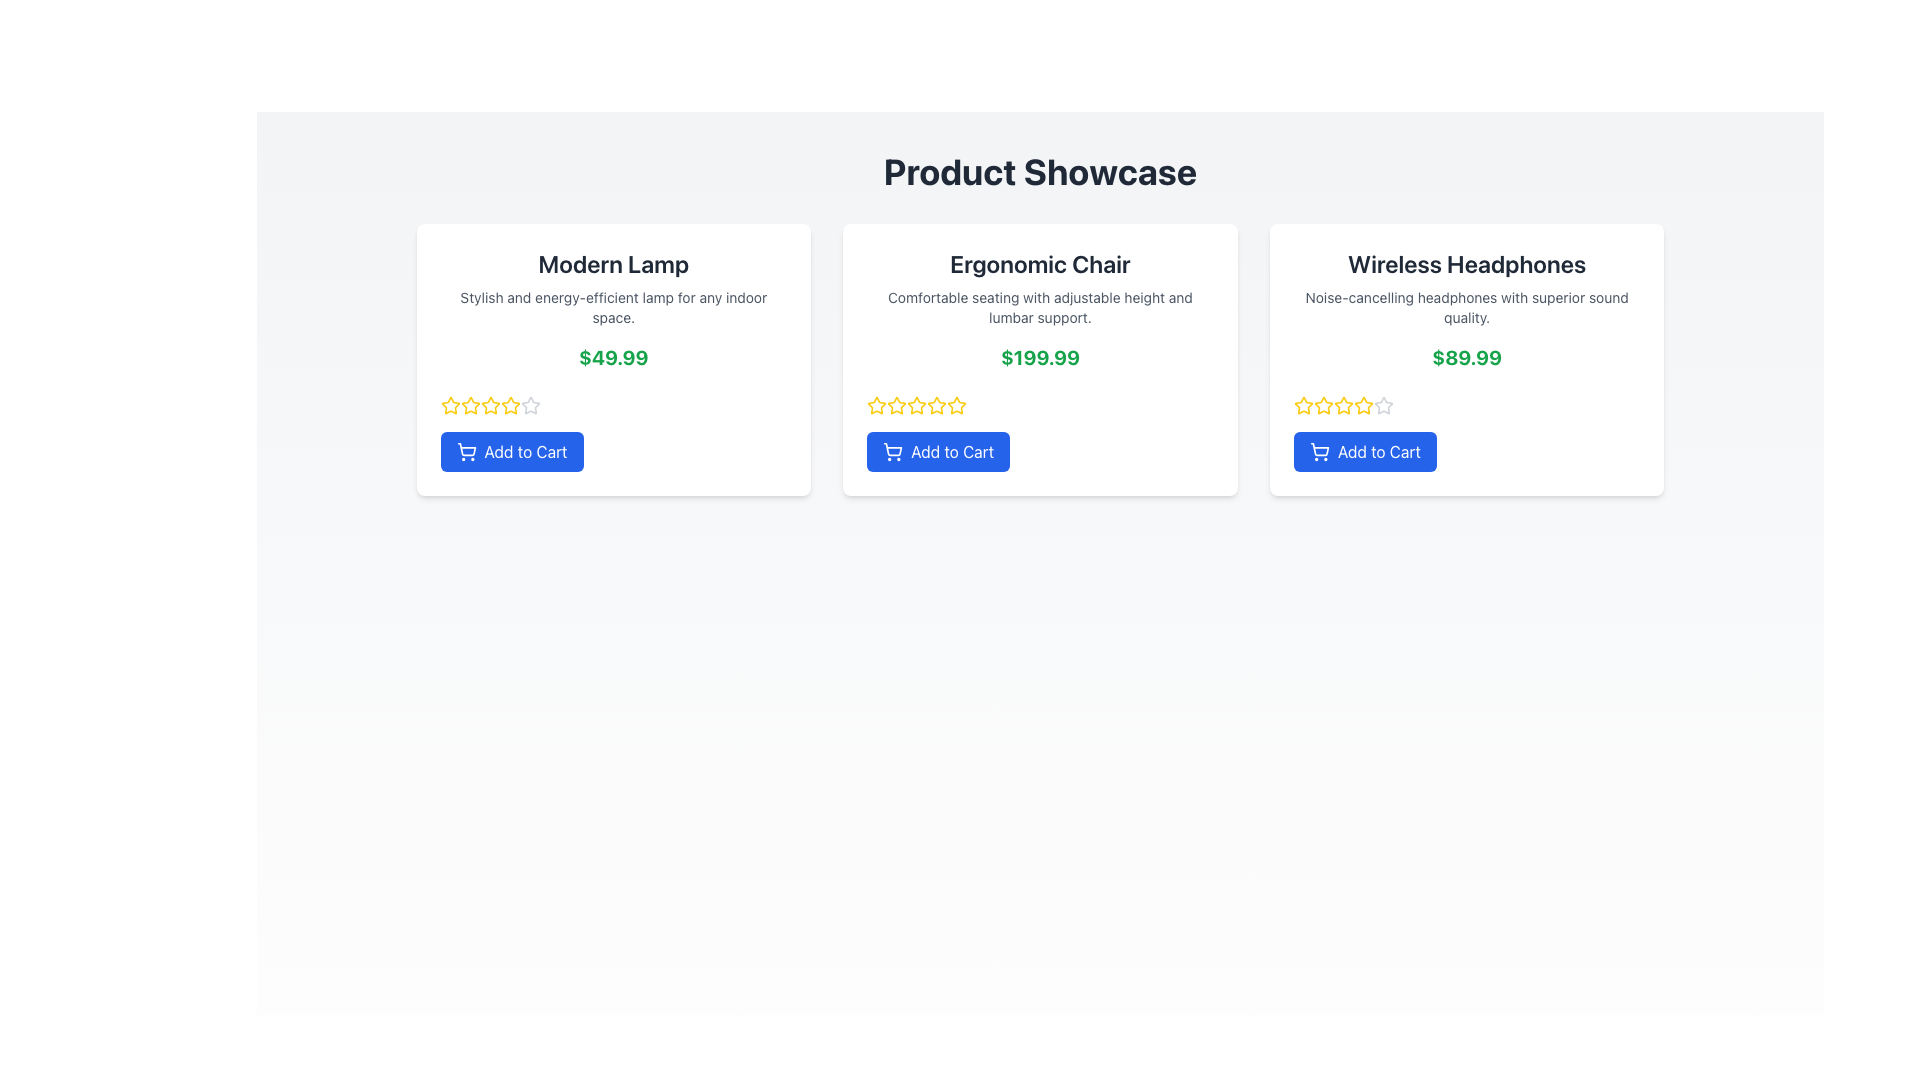  What do you see at coordinates (1040, 308) in the screenshot?
I see `the descriptive text element that summarizes the features of the 'Ergonomic Chair', located below the product title and above the price` at bounding box center [1040, 308].